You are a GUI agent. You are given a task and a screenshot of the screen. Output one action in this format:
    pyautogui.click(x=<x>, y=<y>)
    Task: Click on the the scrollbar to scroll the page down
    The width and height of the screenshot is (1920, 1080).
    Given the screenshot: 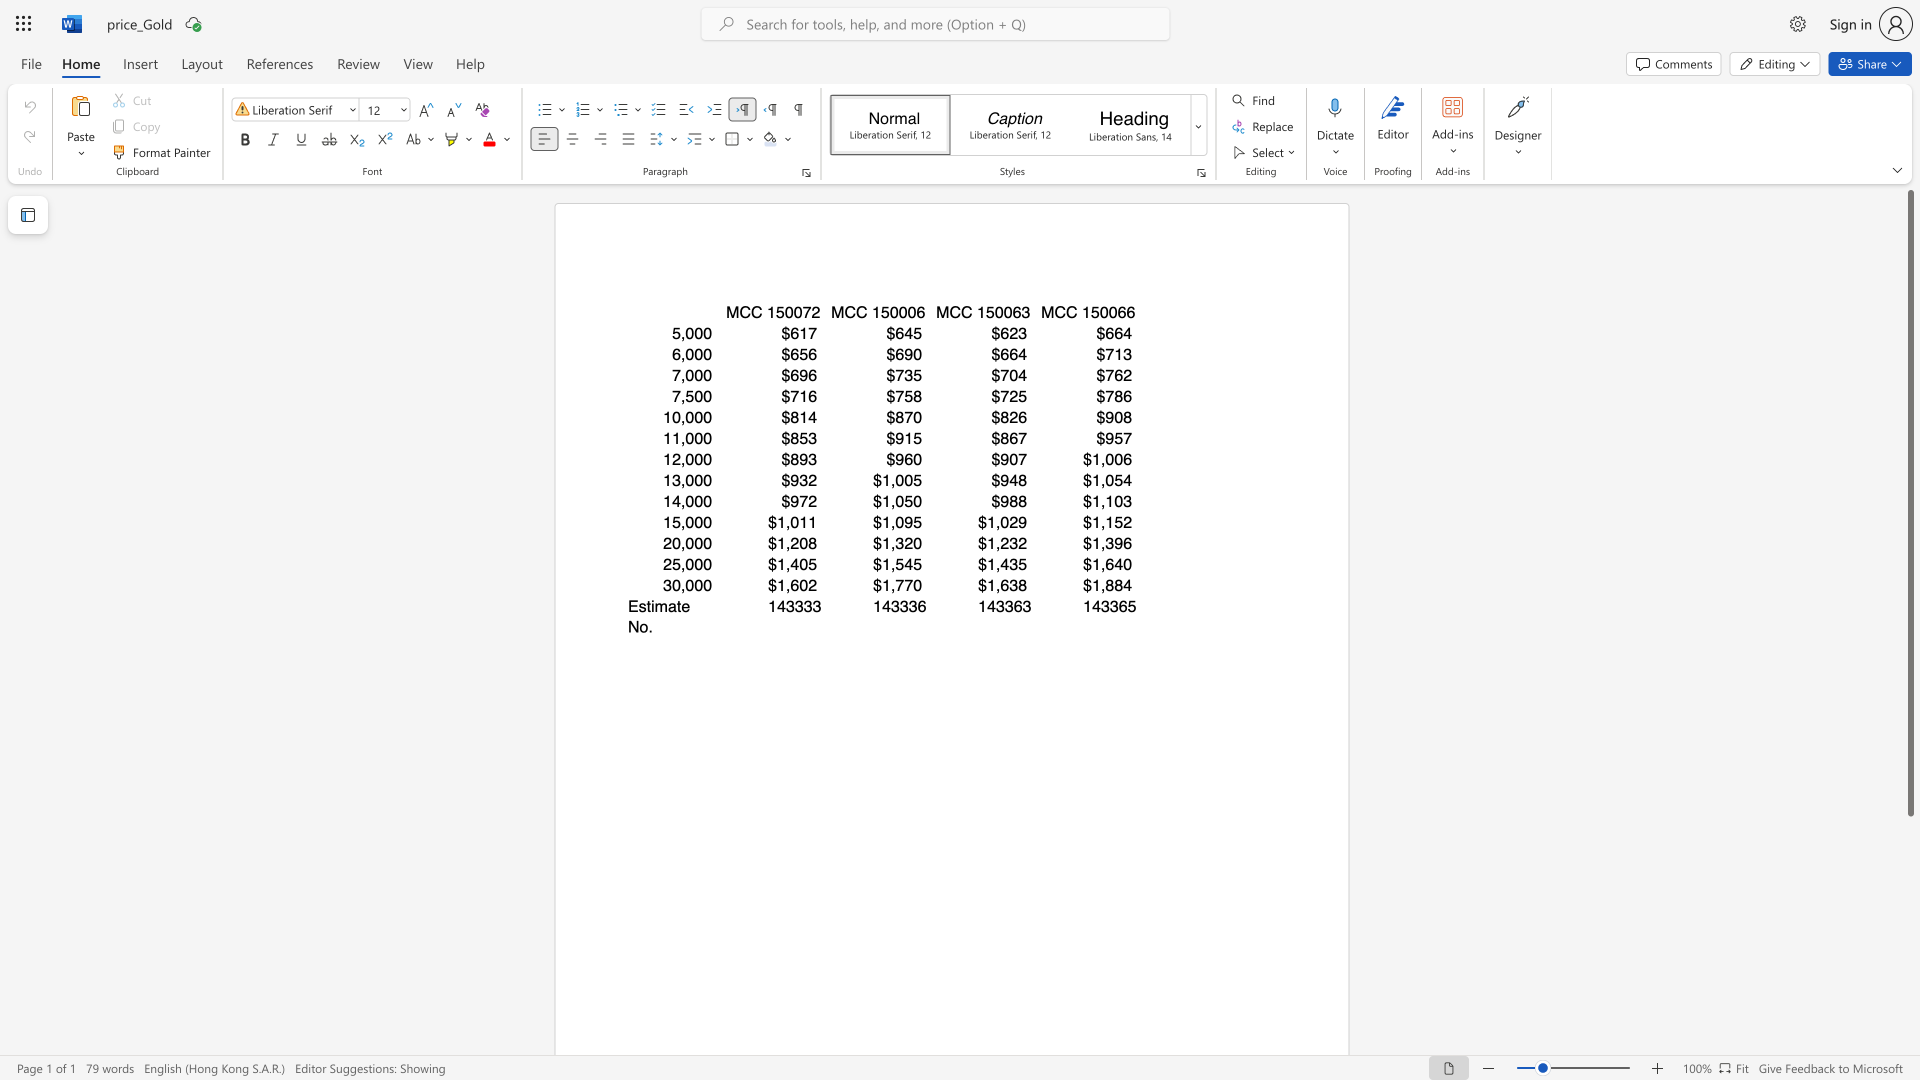 What is the action you would take?
    pyautogui.click(x=1909, y=929)
    